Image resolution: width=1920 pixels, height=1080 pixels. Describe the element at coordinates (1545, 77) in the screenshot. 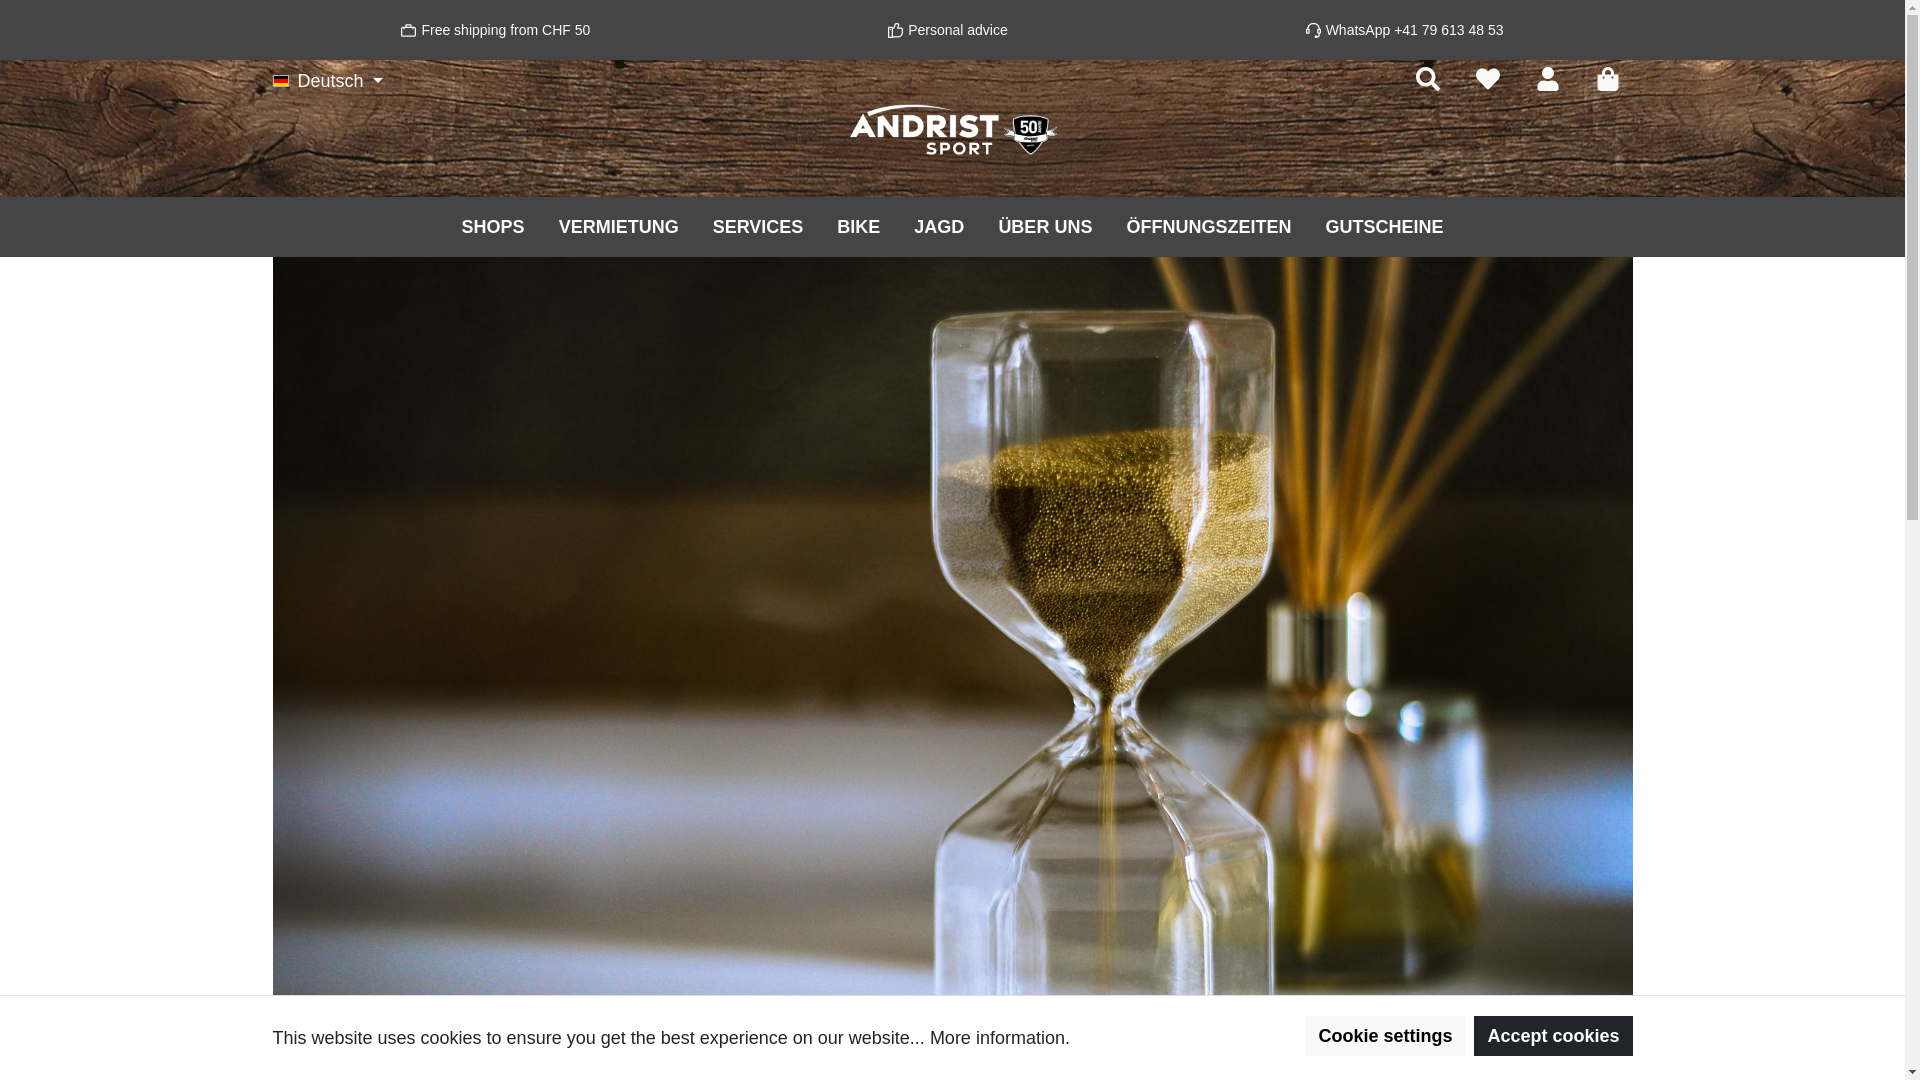

I see `'My account'` at that location.